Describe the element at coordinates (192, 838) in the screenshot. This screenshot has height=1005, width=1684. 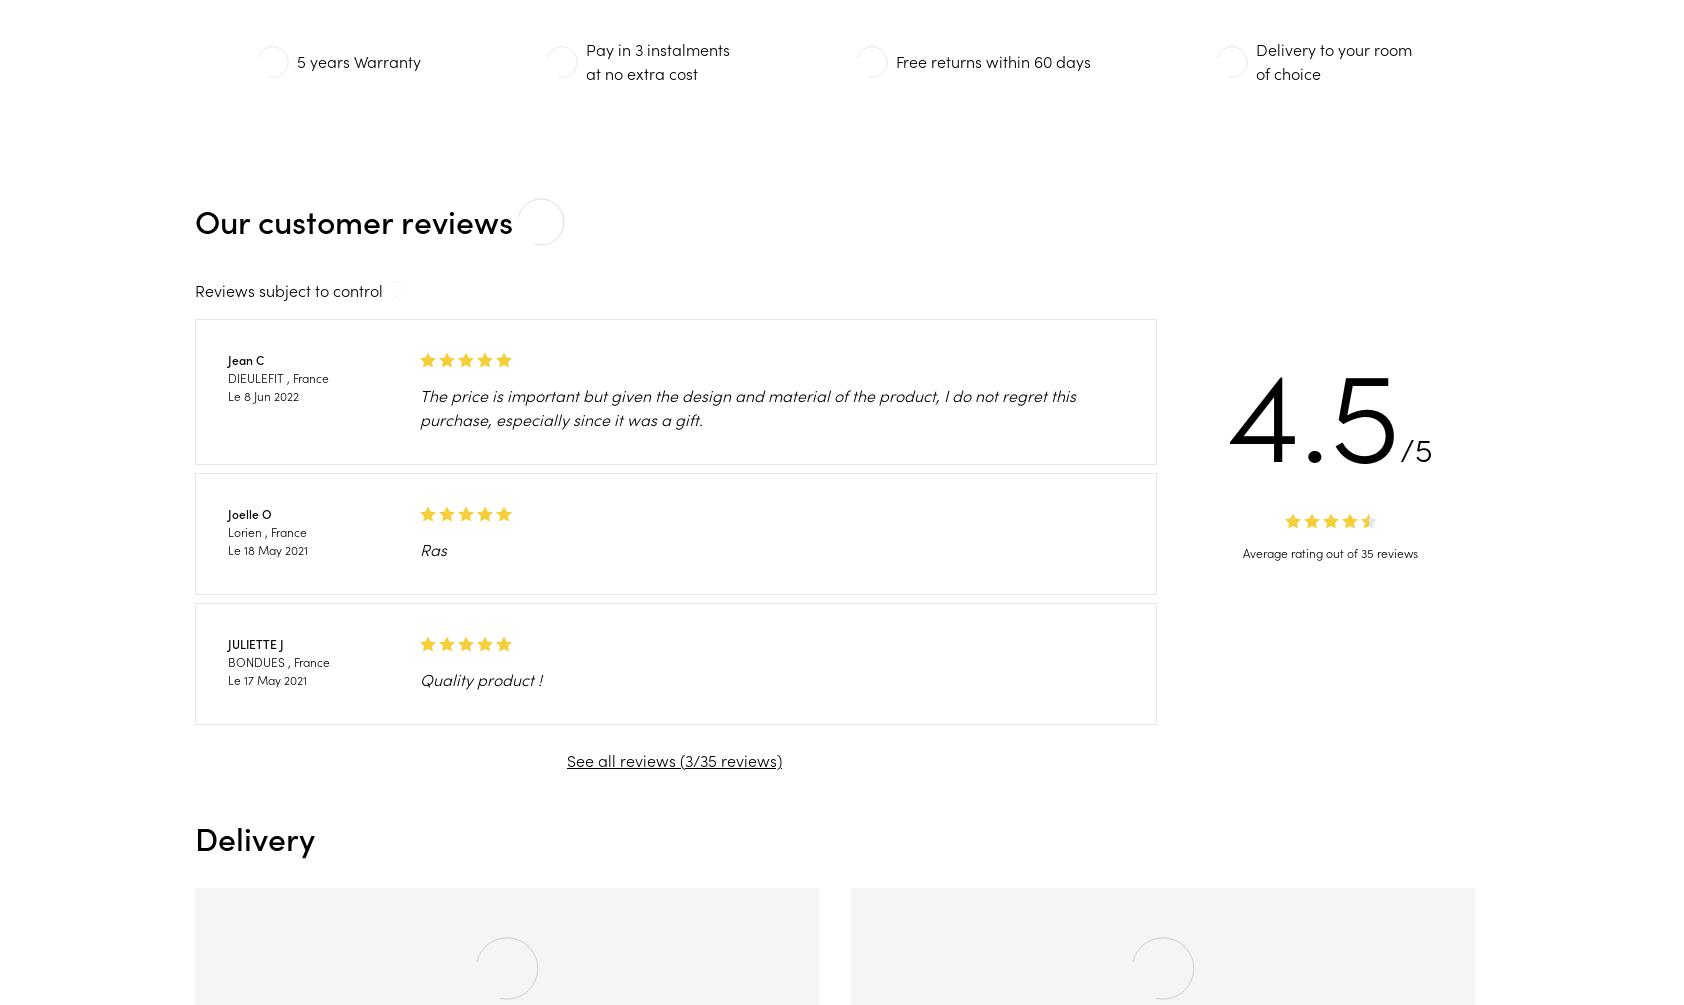
I see `'Delivery'` at that location.